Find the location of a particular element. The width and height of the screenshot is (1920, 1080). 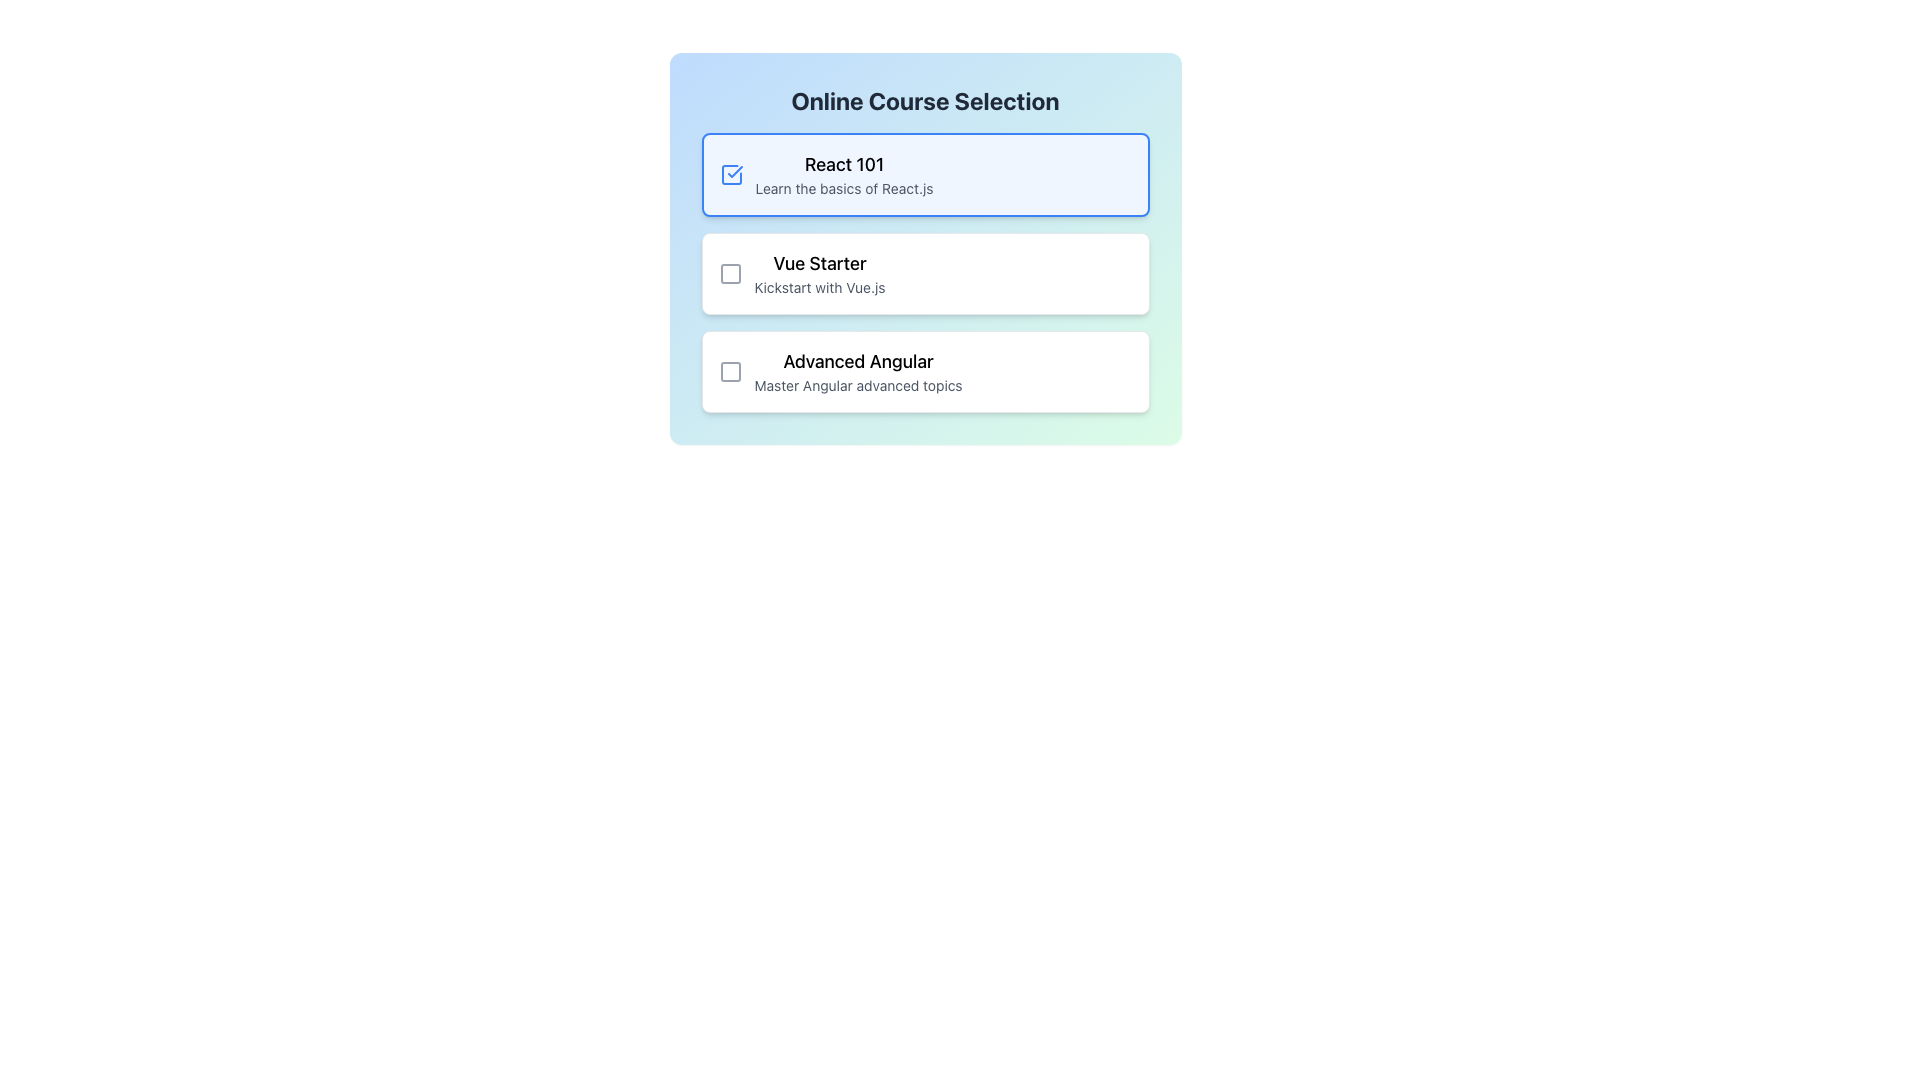

the checkbox indicator for the 'Advanced Angular' course is located at coordinates (729, 371).